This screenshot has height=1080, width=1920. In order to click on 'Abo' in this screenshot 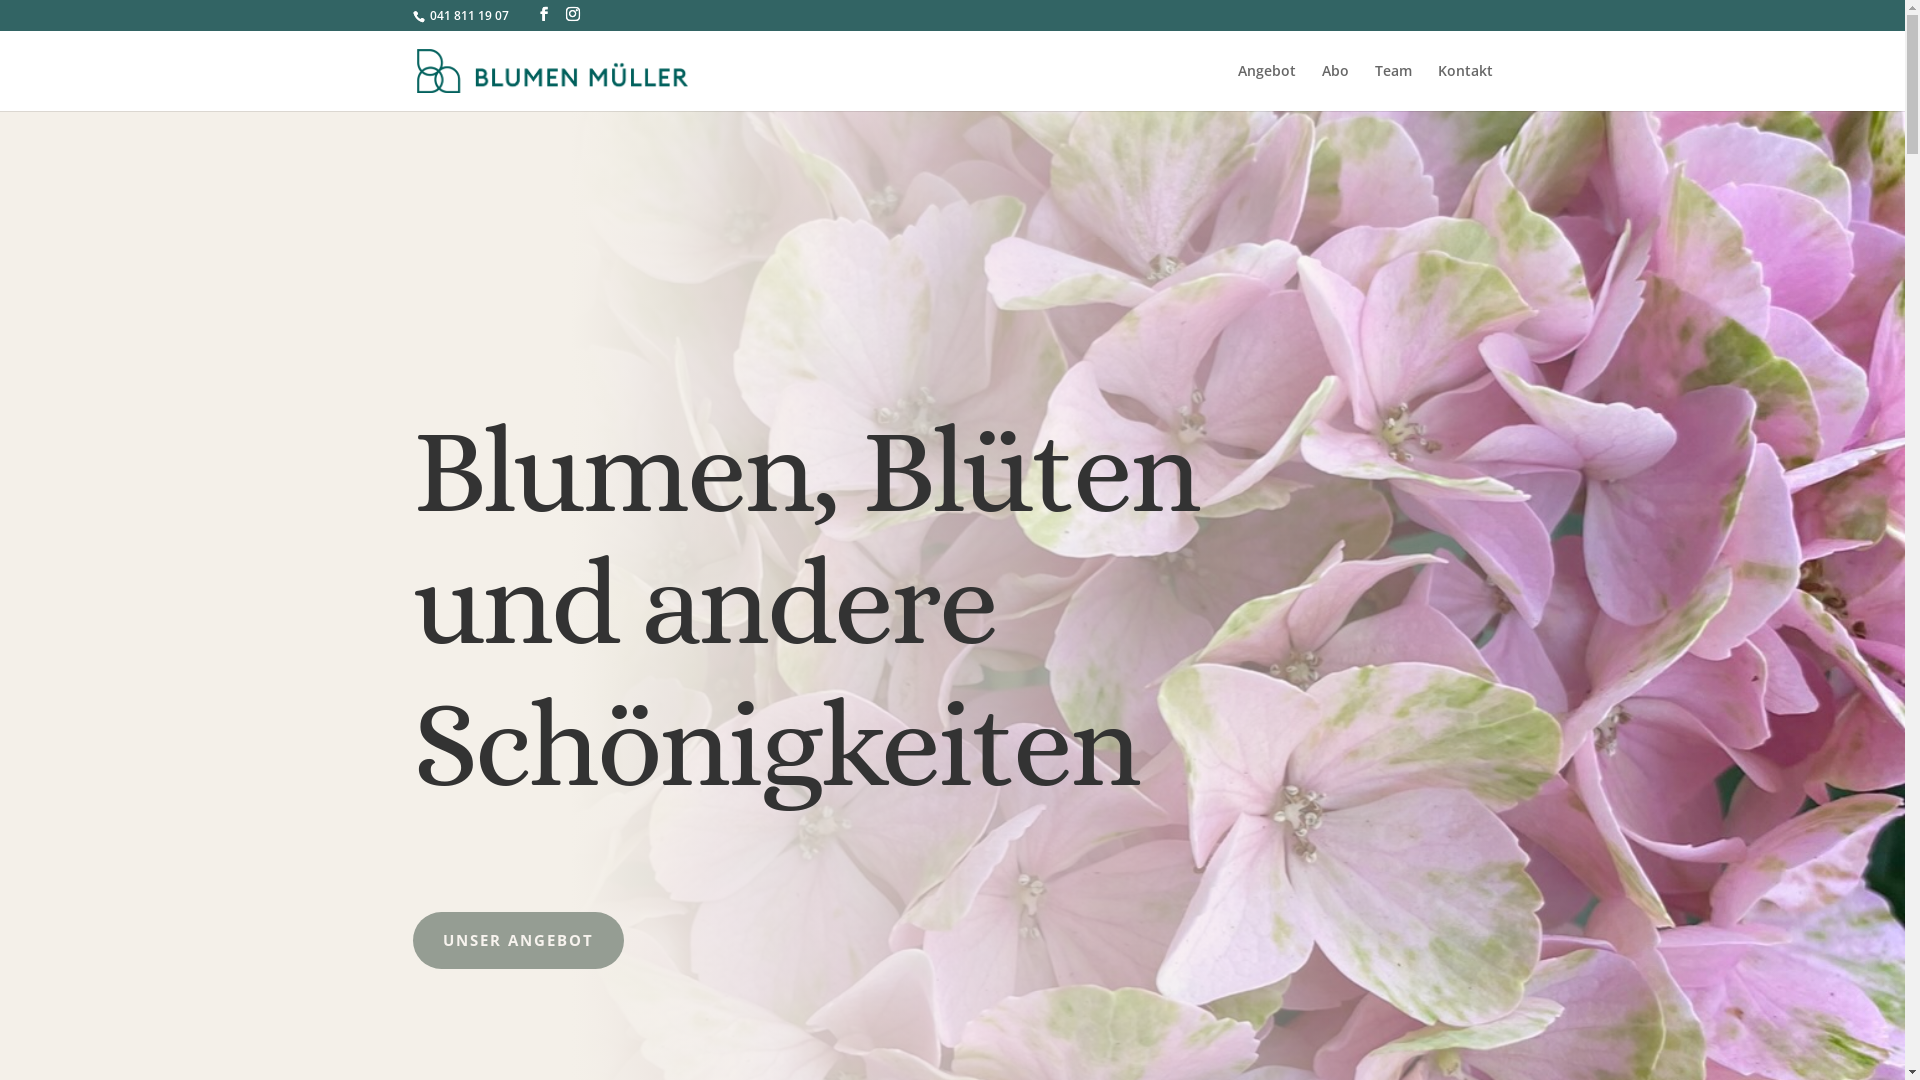, I will do `click(1335, 86)`.